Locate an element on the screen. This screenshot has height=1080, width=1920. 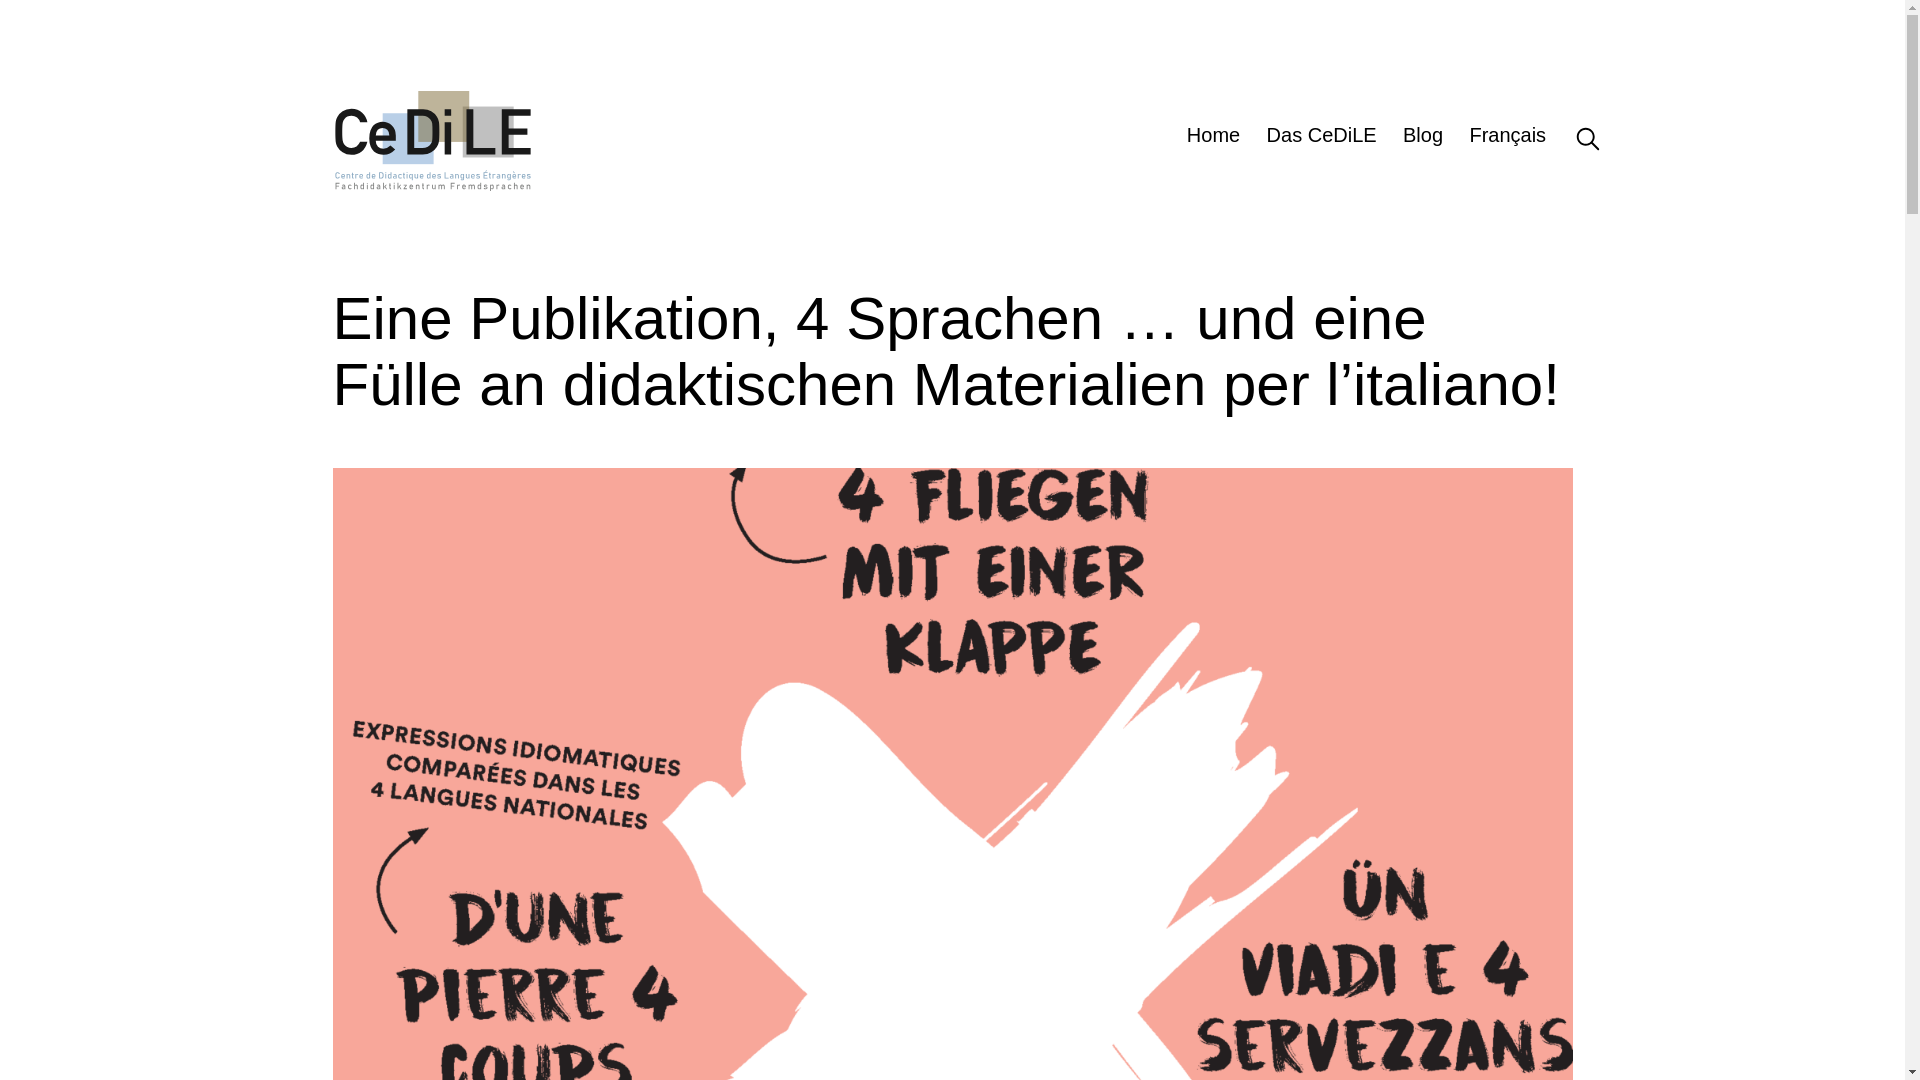
'Suche' is located at coordinates (1571, 137).